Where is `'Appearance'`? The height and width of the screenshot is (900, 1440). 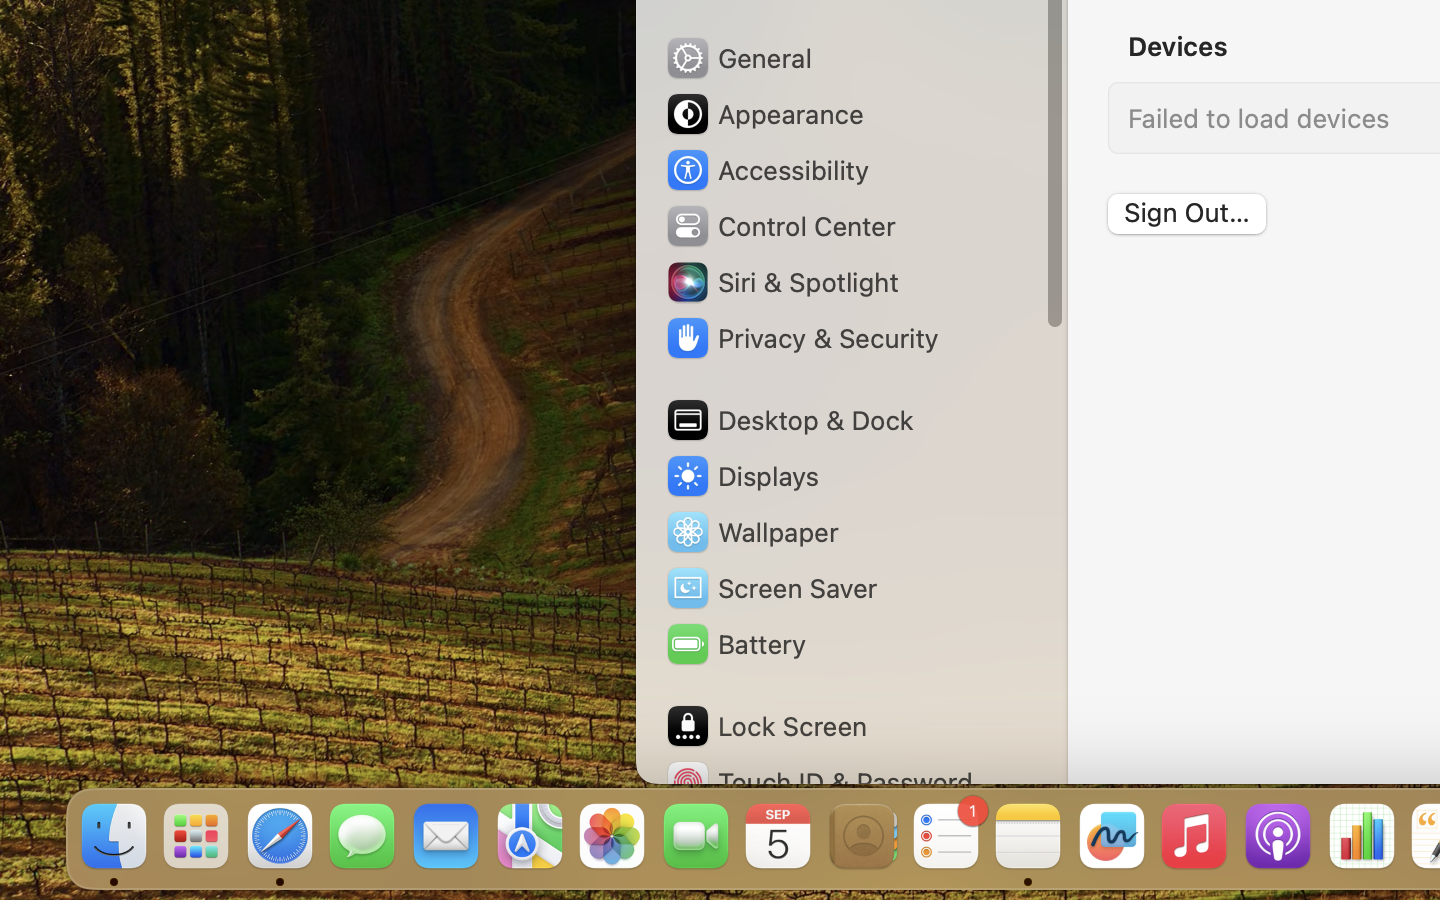 'Appearance' is located at coordinates (763, 114).